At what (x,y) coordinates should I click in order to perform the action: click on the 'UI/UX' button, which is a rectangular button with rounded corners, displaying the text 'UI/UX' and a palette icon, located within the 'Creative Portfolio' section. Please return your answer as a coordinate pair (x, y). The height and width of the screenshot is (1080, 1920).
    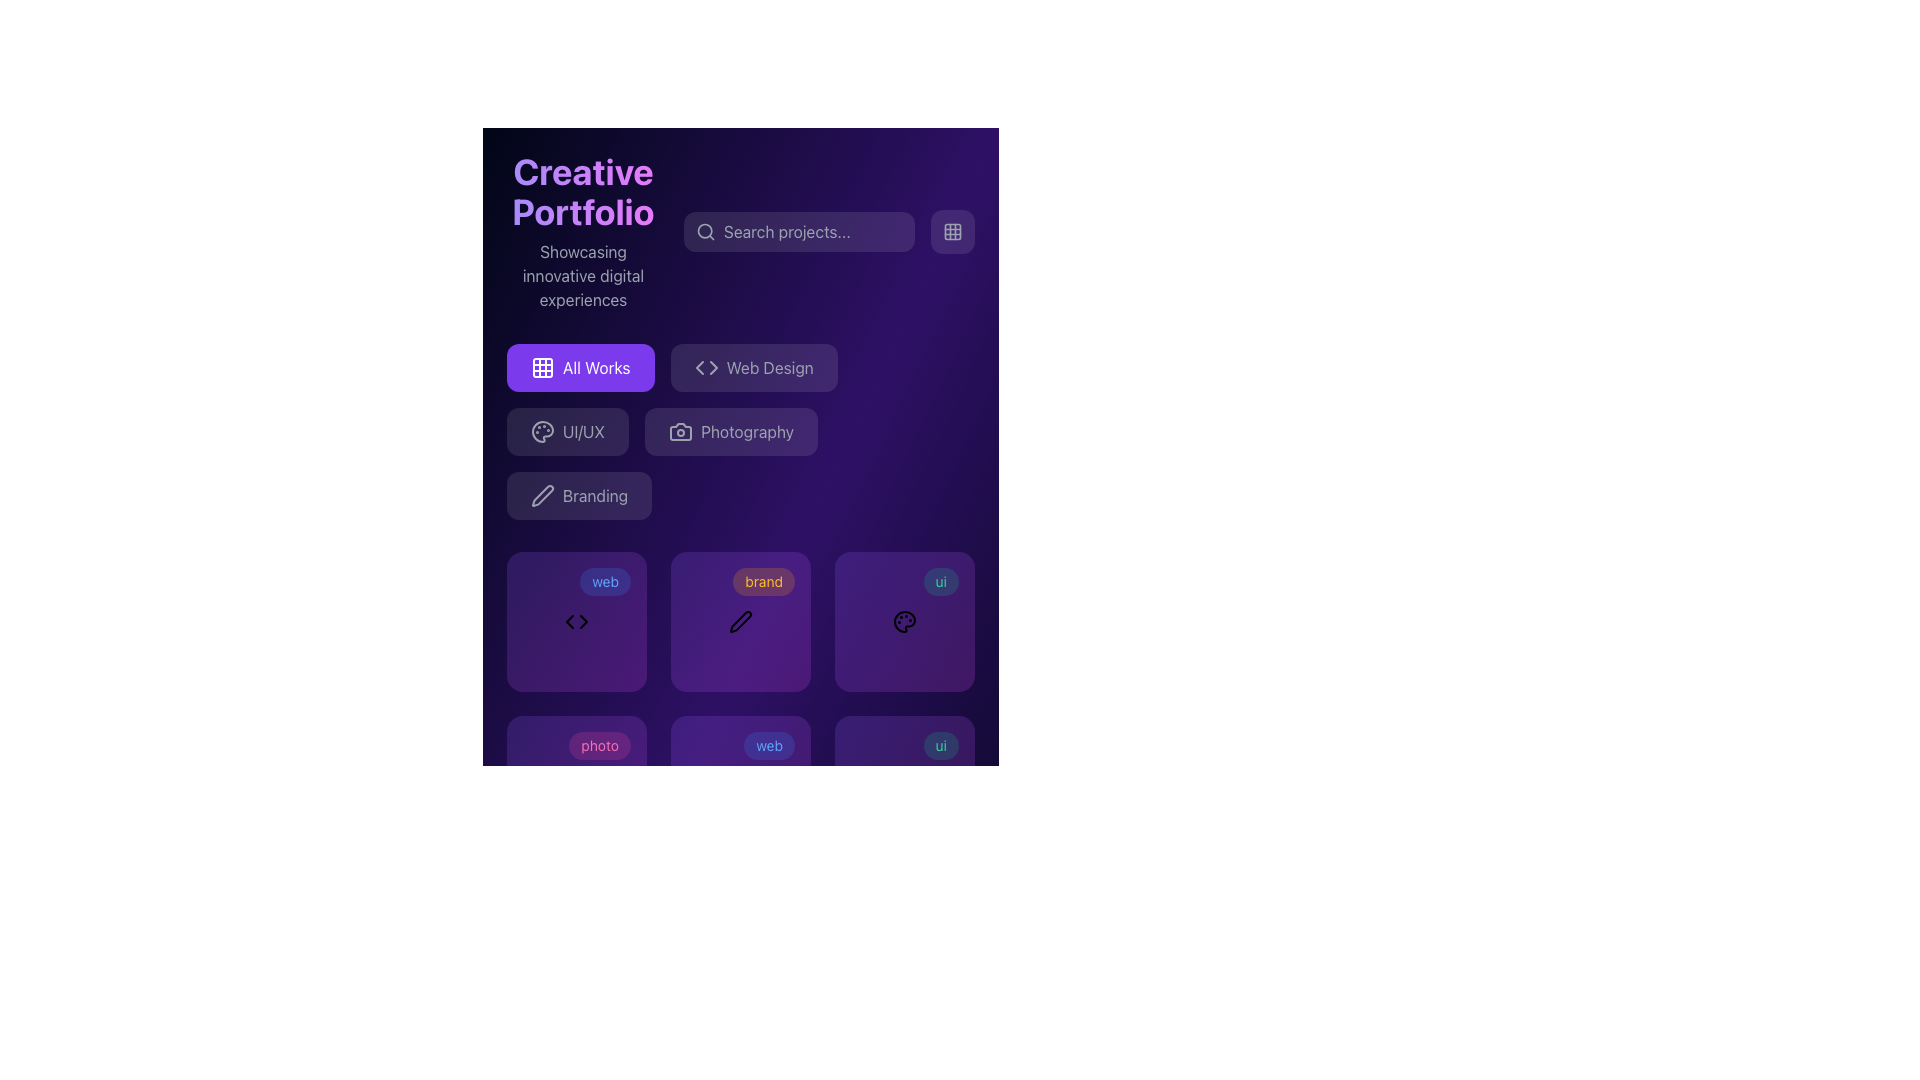
    Looking at the image, I should click on (566, 431).